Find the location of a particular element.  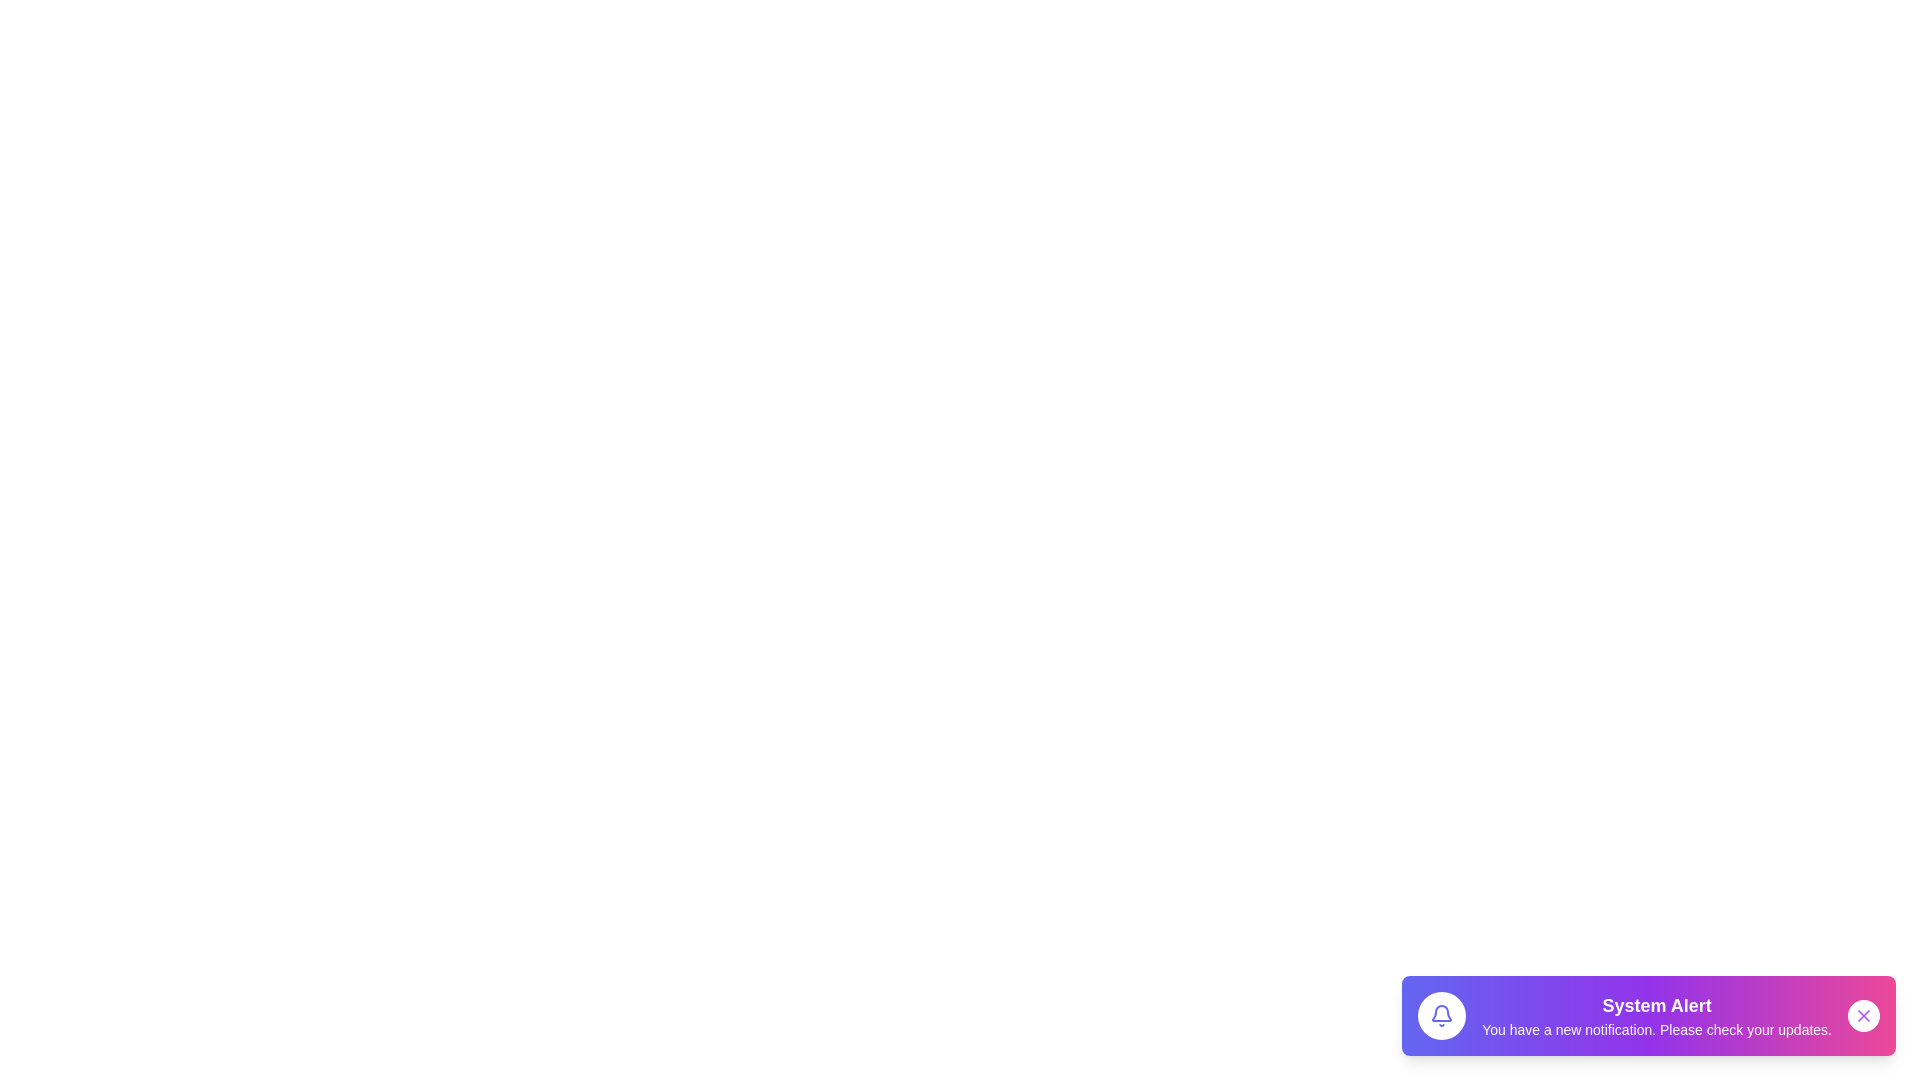

the bell icon to inspect or trigger associated actions is located at coordinates (1441, 1015).